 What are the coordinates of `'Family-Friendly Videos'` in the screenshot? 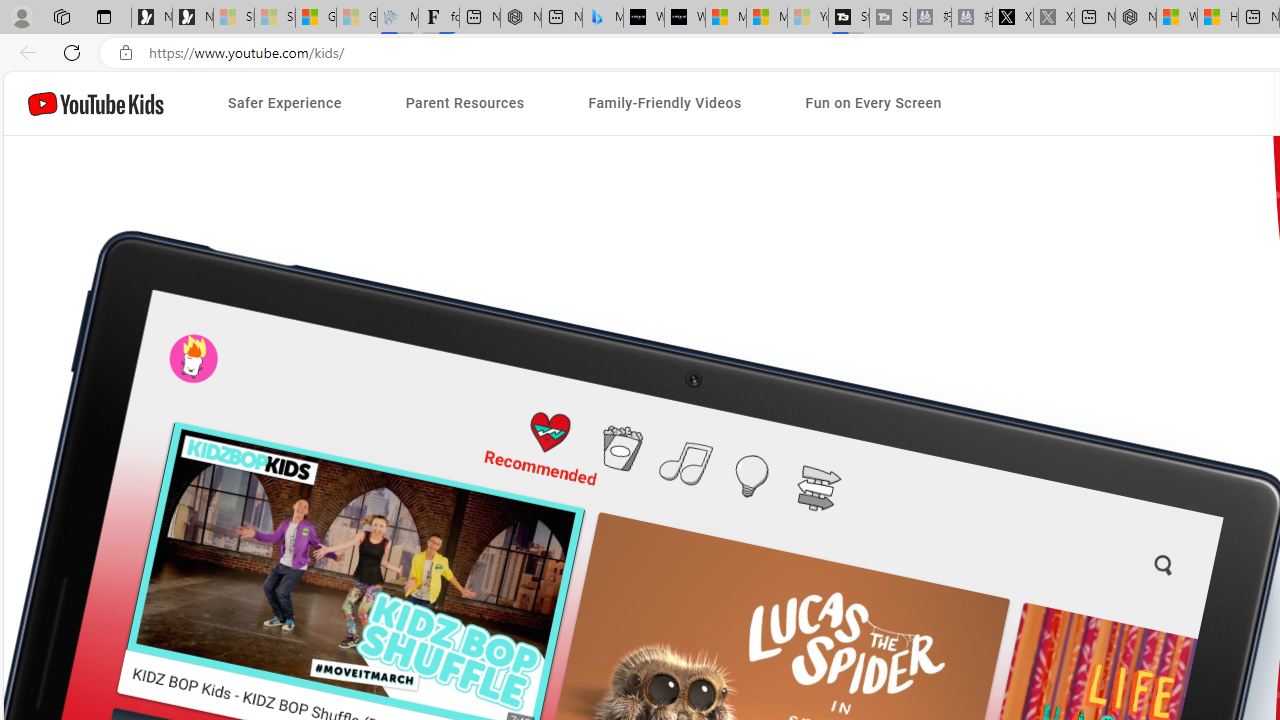 It's located at (664, 103).